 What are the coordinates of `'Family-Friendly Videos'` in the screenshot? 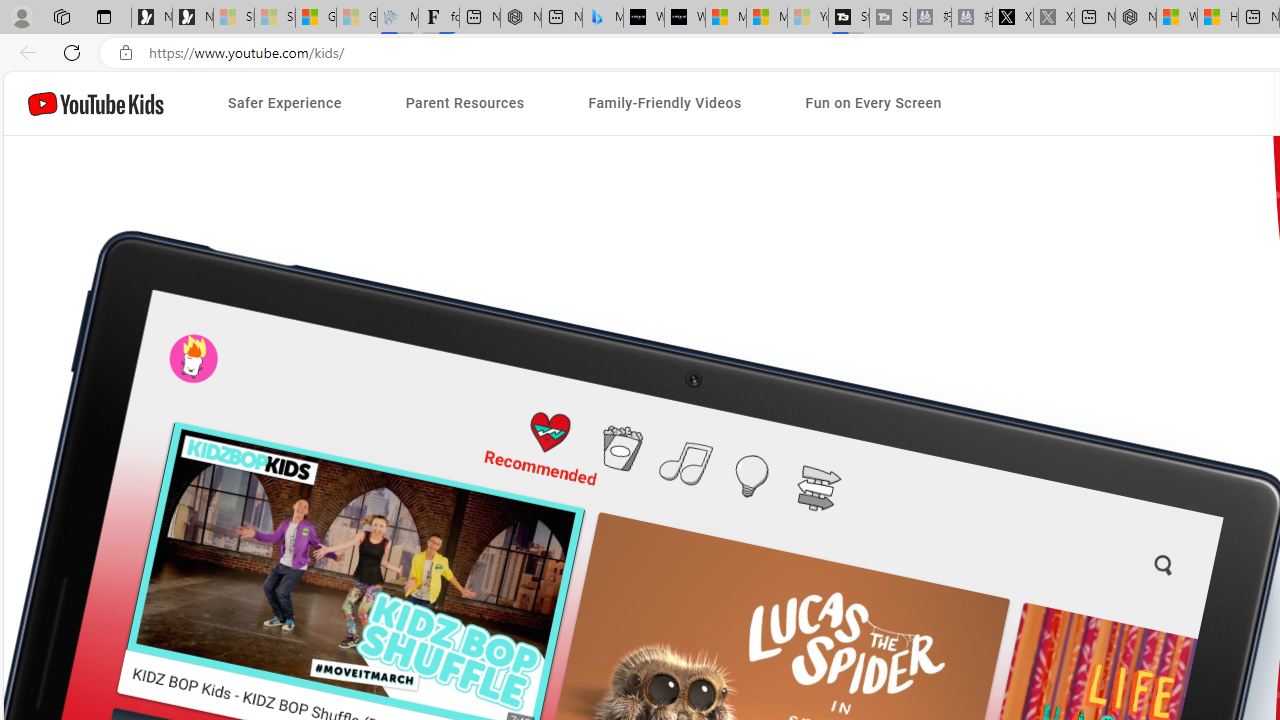 It's located at (664, 103).